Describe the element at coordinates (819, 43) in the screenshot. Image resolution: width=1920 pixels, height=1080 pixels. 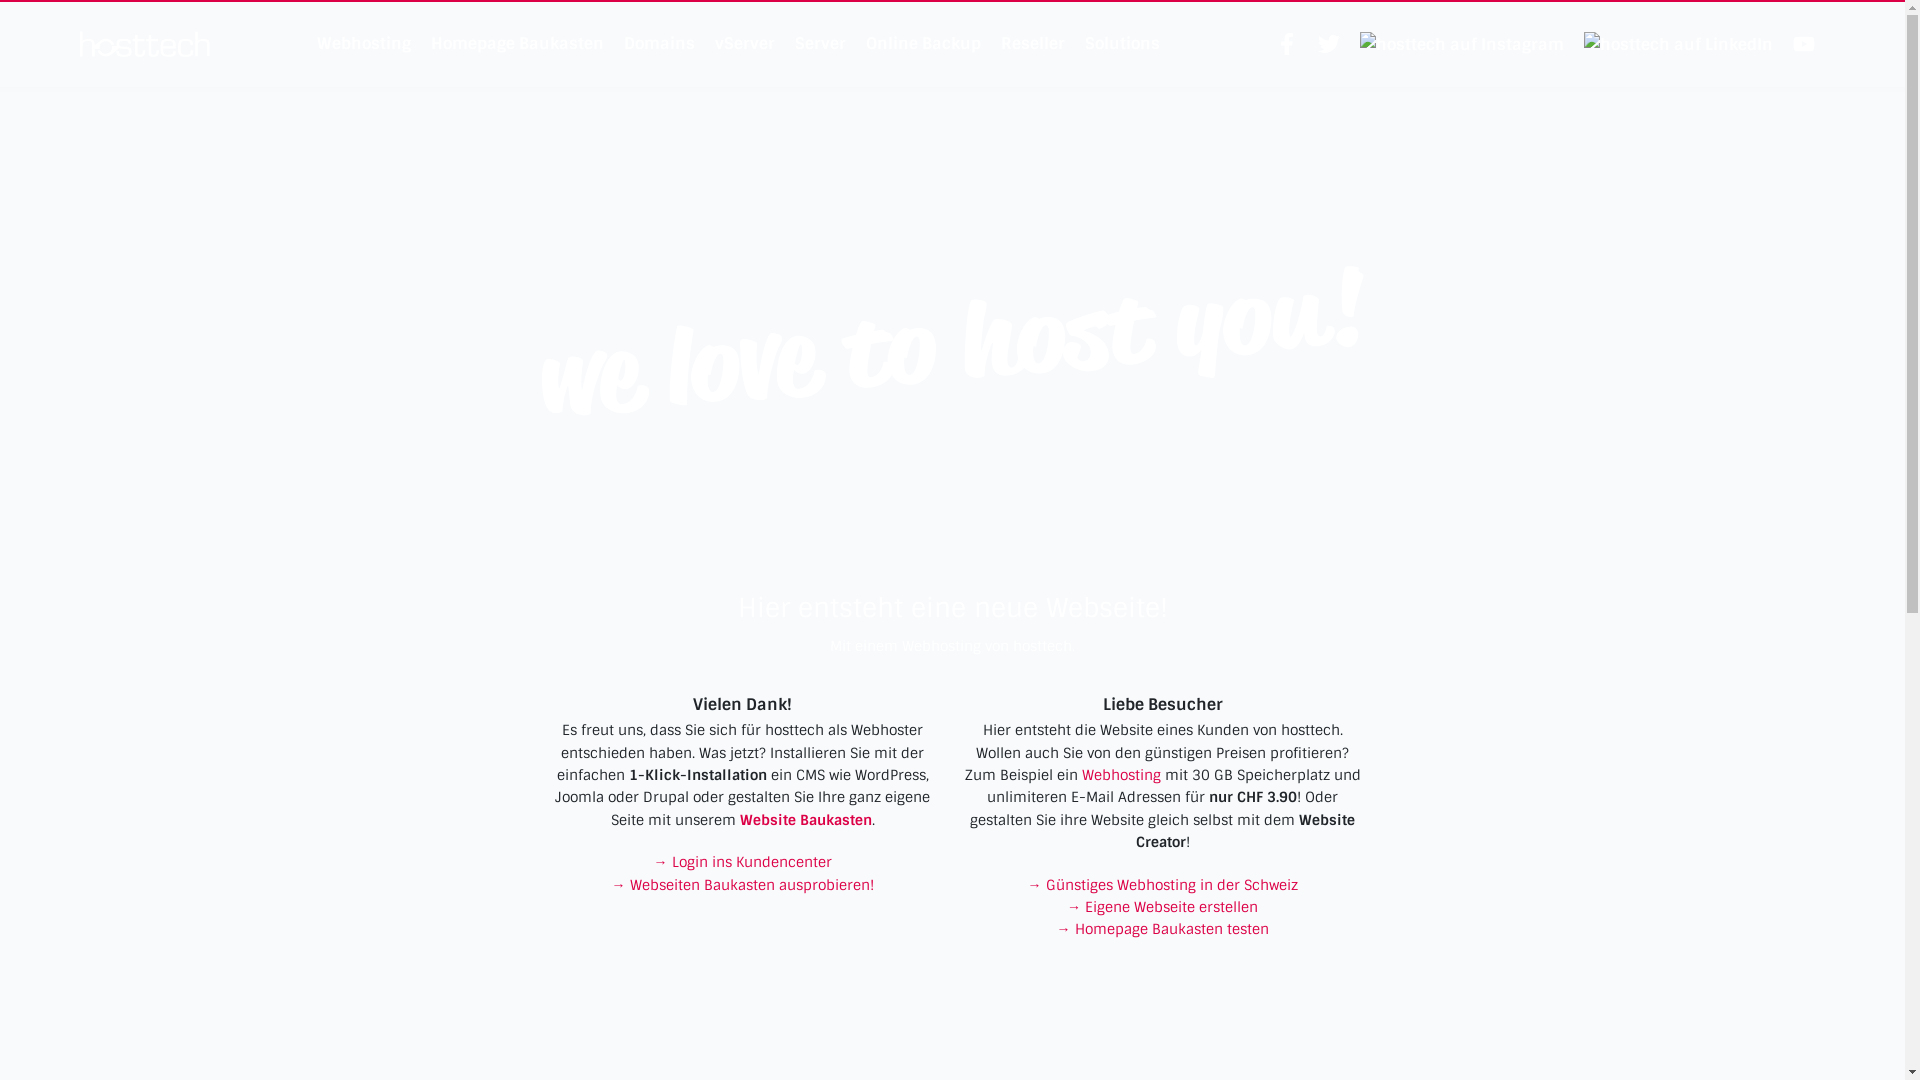
I see `'Server'` at that location.